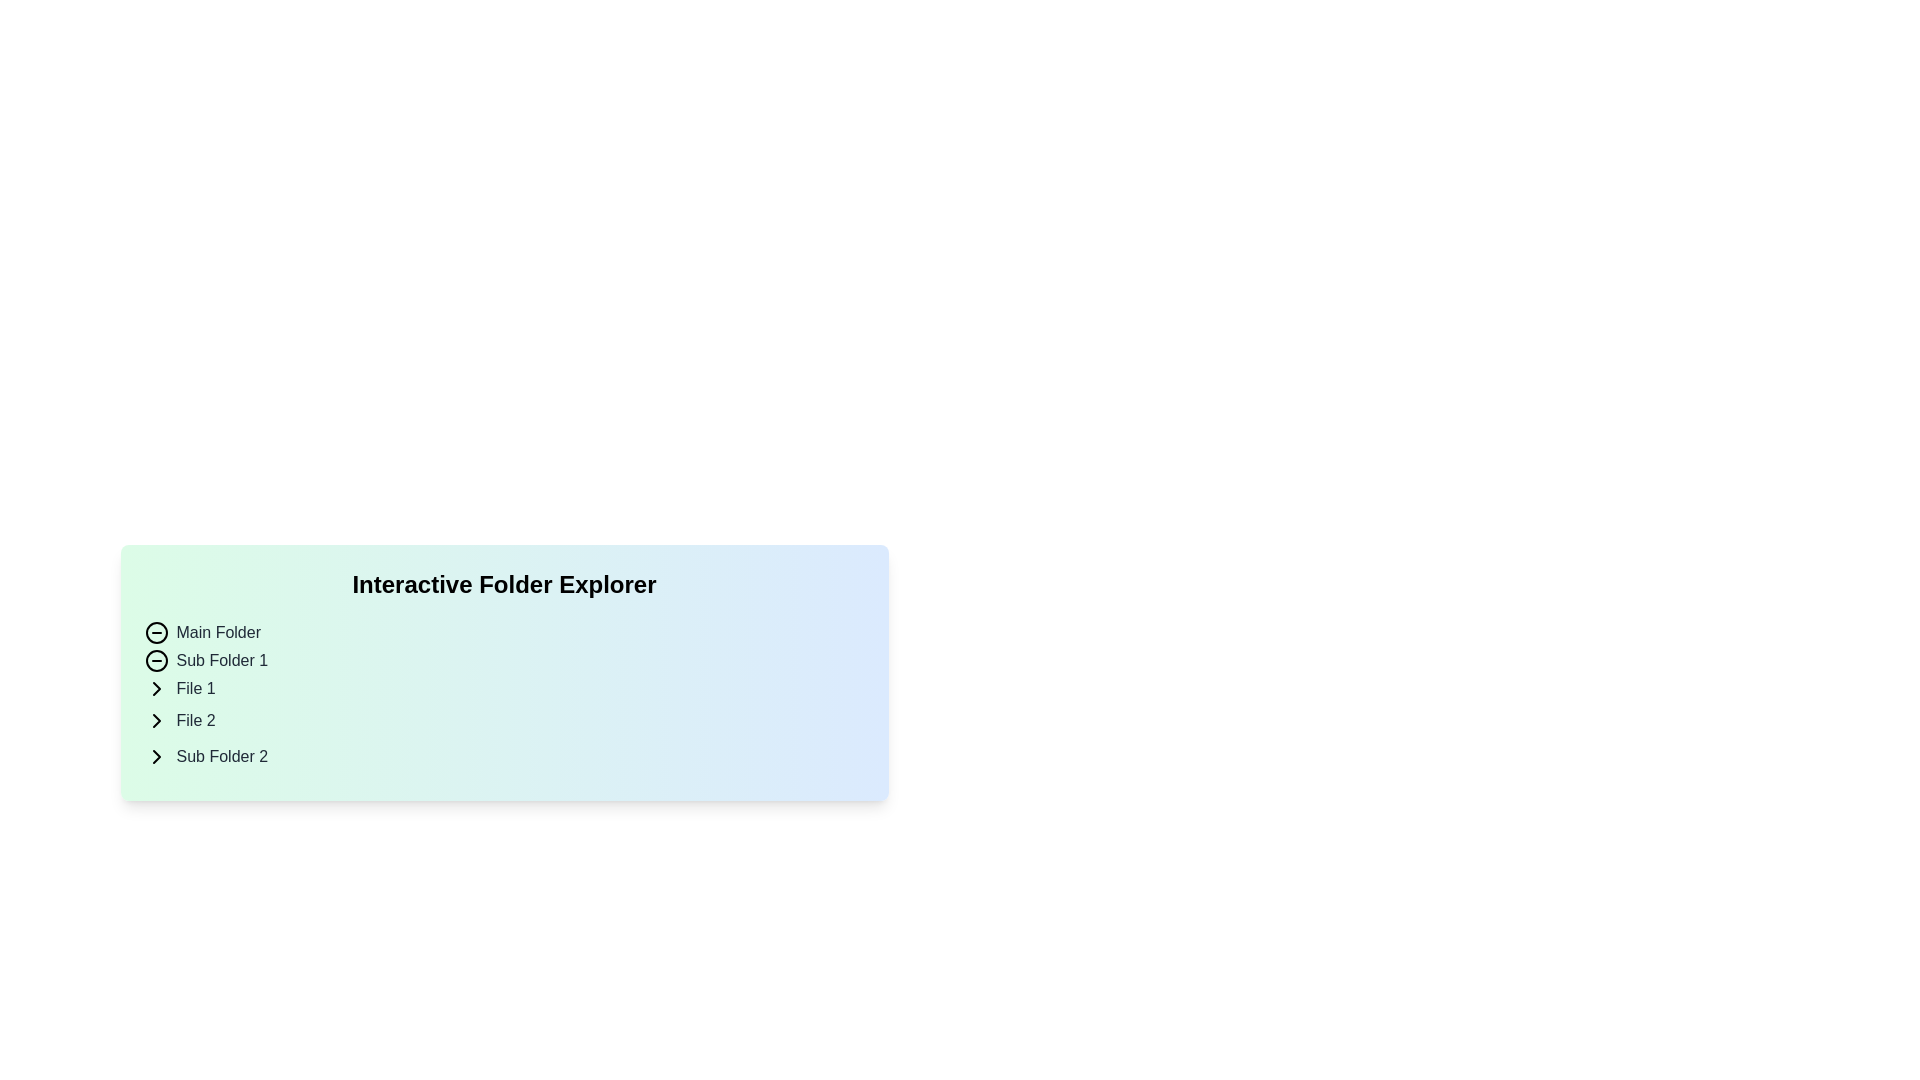  What do you see at coordinates (155, 688) in the screenshot?
I see `the rightward-pointing chevron icon used for hierarchical navigation` at bounding box center [155, 688].